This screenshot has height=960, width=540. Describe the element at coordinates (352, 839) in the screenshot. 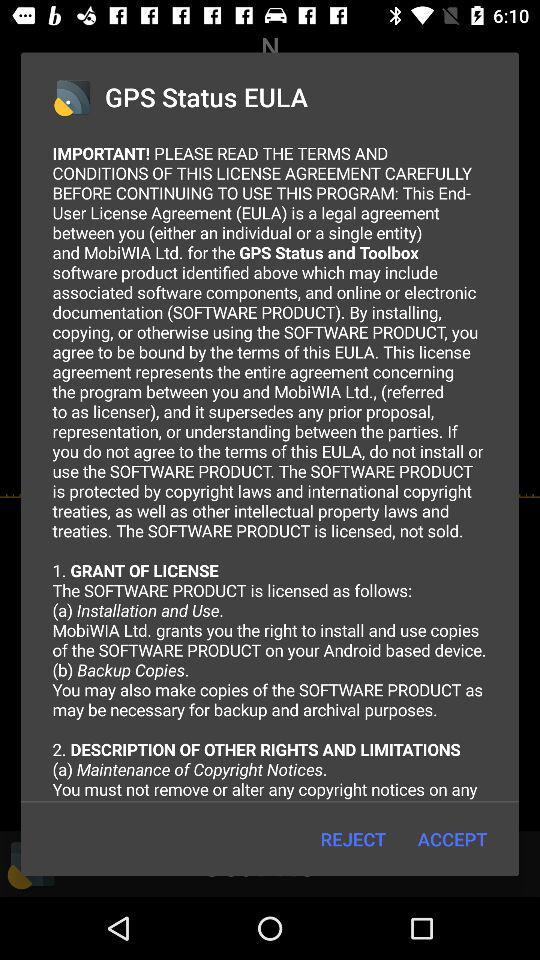

I see `reject item` at that location.